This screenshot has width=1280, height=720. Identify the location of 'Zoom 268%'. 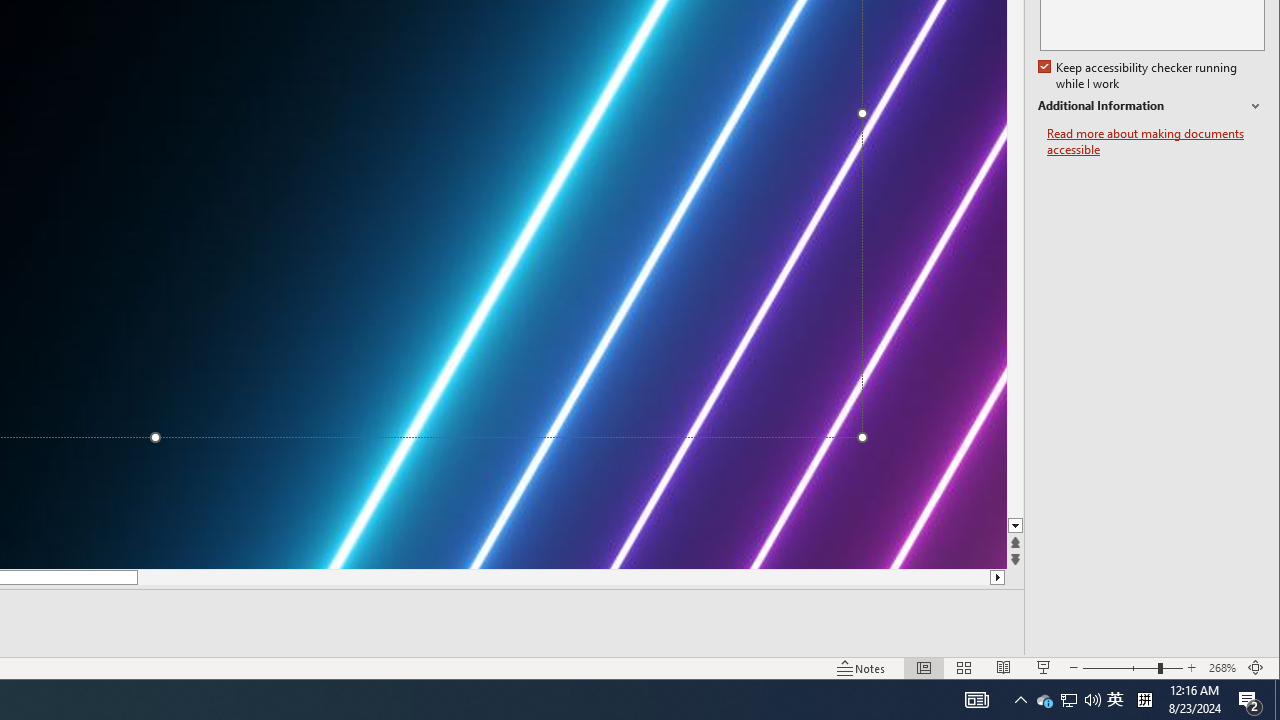
(1221, 668).